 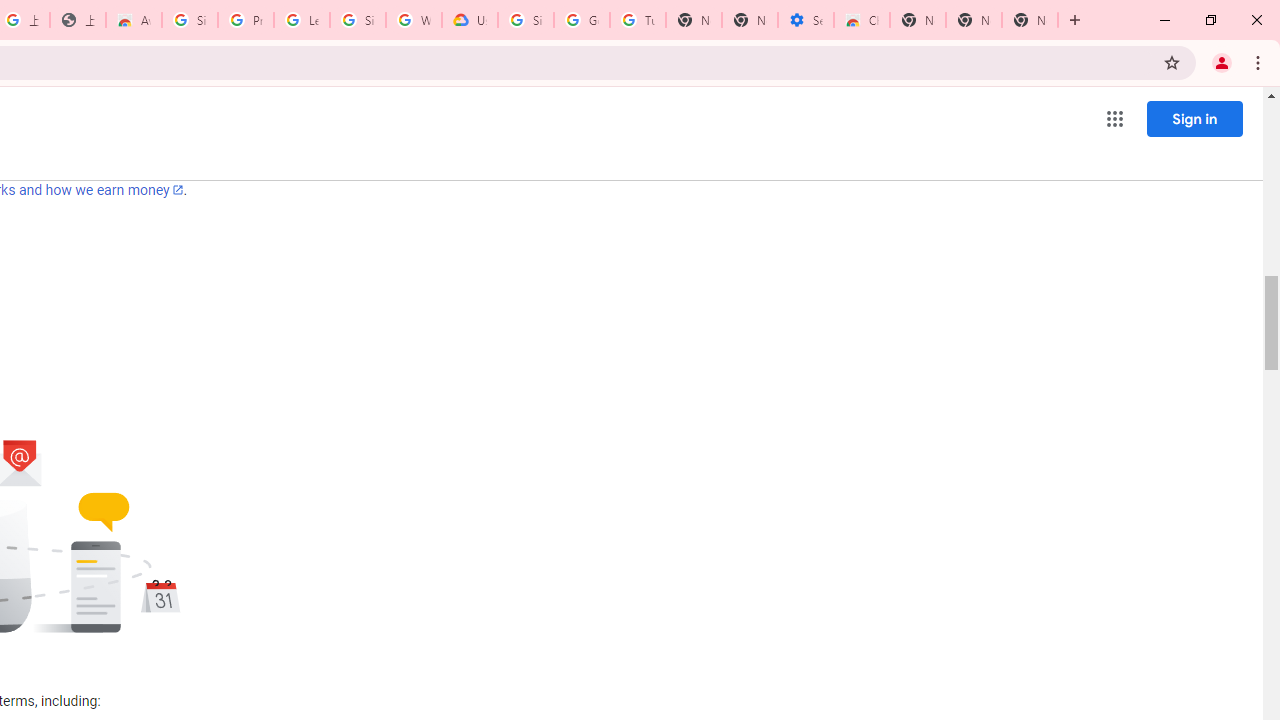 What do you see at coordinates (1030, 20) in the screenshot?
I see `'New Tab'` at bounding box center [1030, 20].